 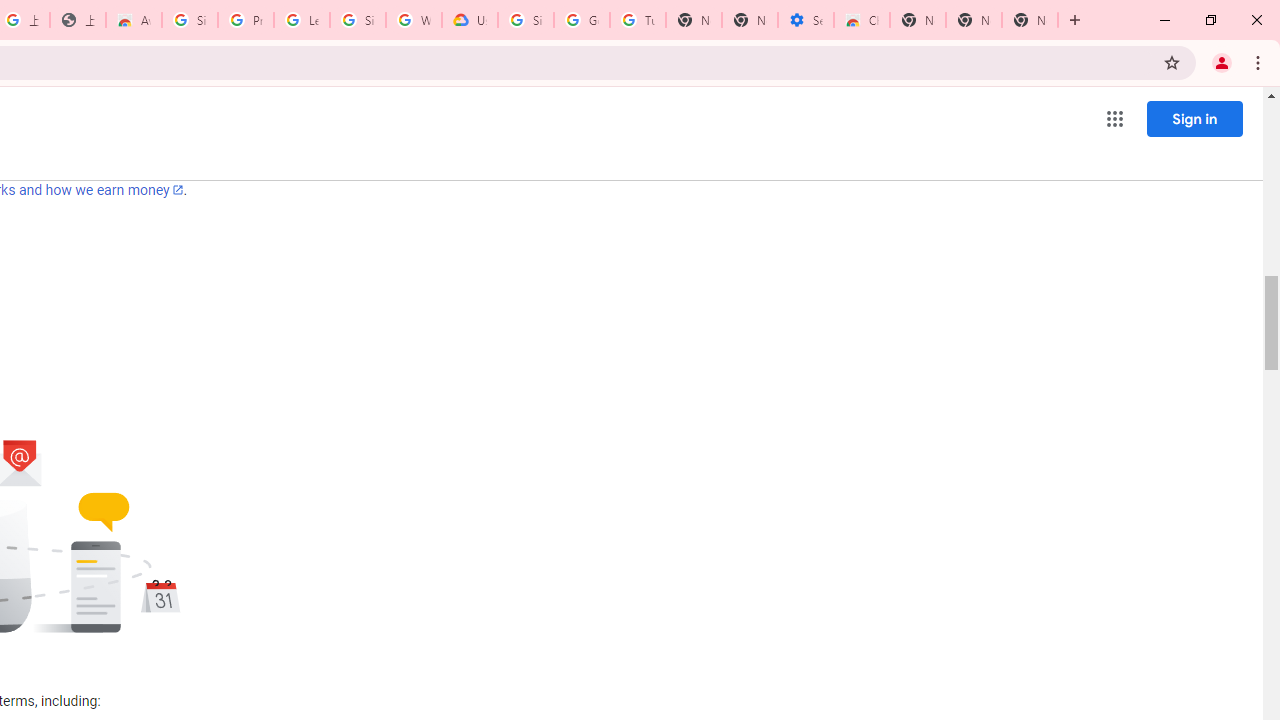 What do you see at coordinates (1030, 20) in the screenshot?
I see `'New Tab'` at bounding box center [1030, 20].